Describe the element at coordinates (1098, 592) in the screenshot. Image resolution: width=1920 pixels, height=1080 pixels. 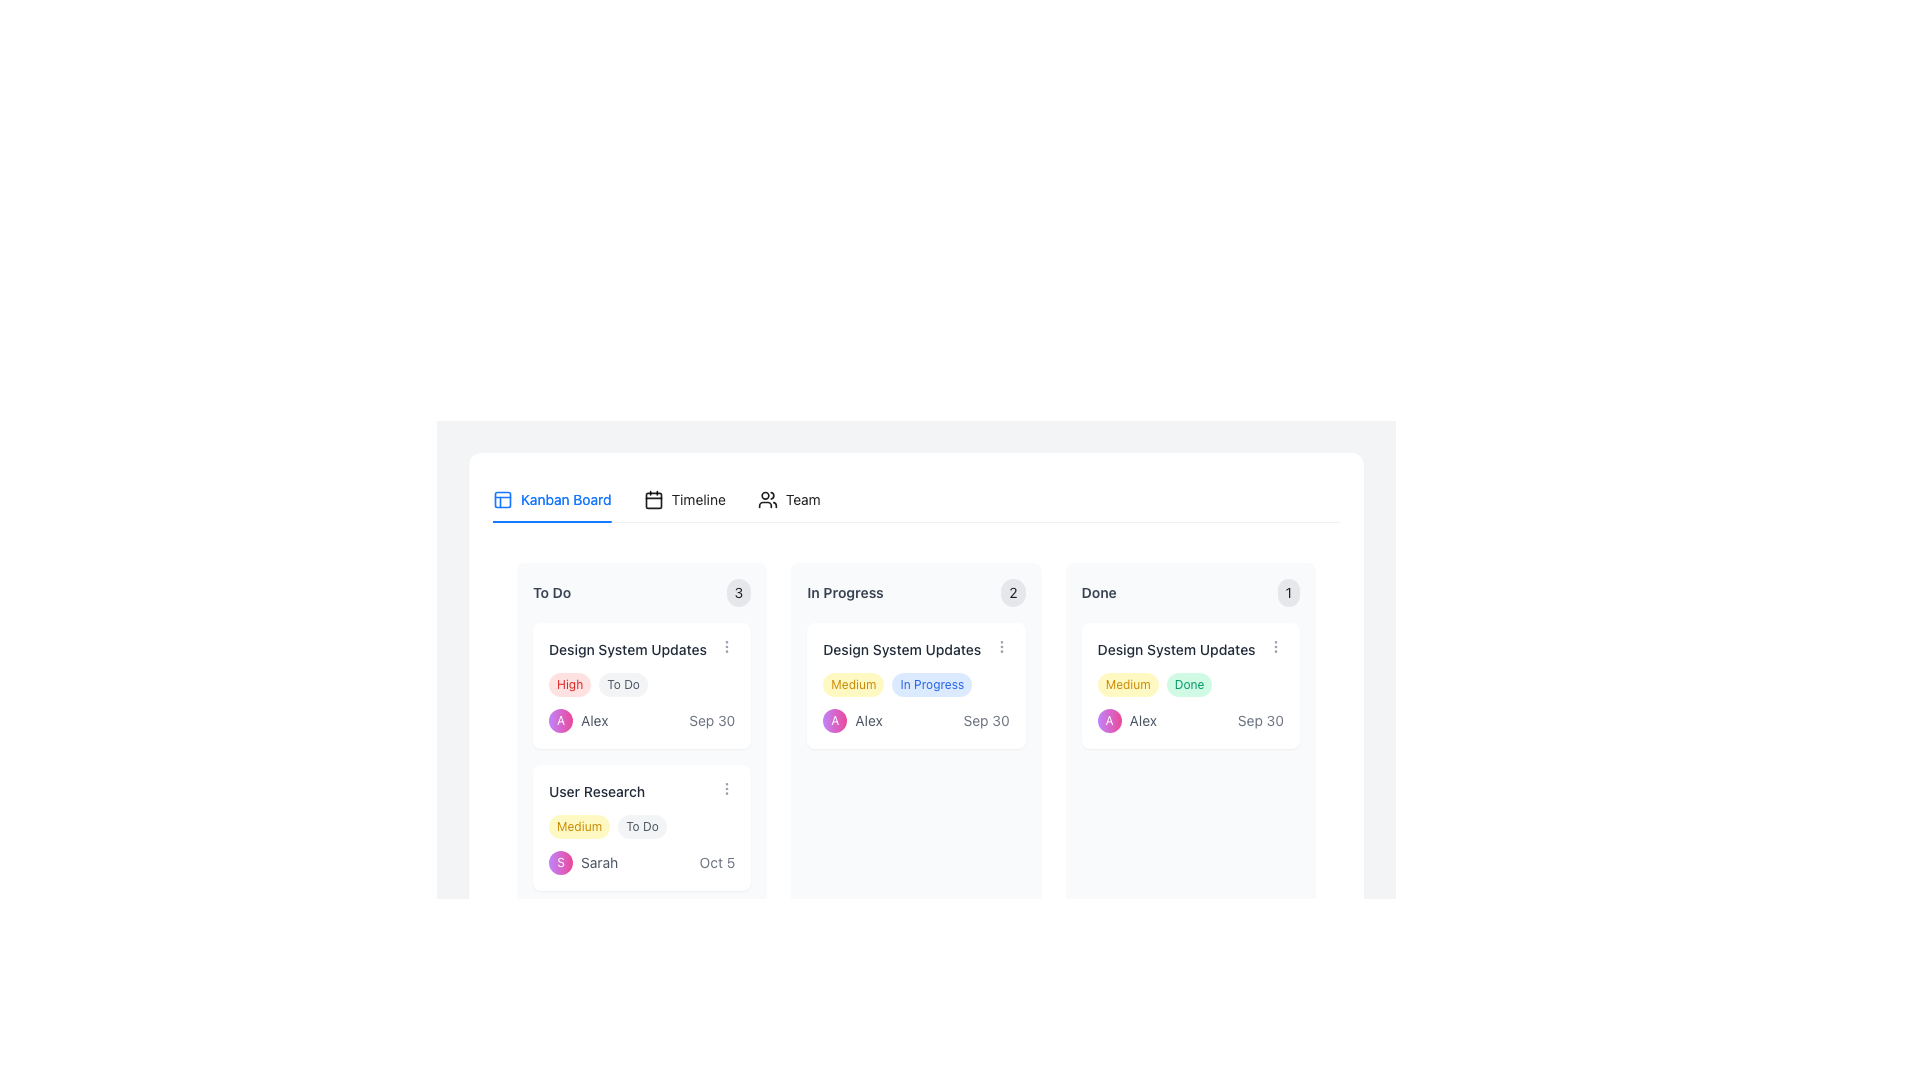
I see `the text label indicating the completion state of an item in the 'Done' category list located in the top-right corner of the card` at that location.